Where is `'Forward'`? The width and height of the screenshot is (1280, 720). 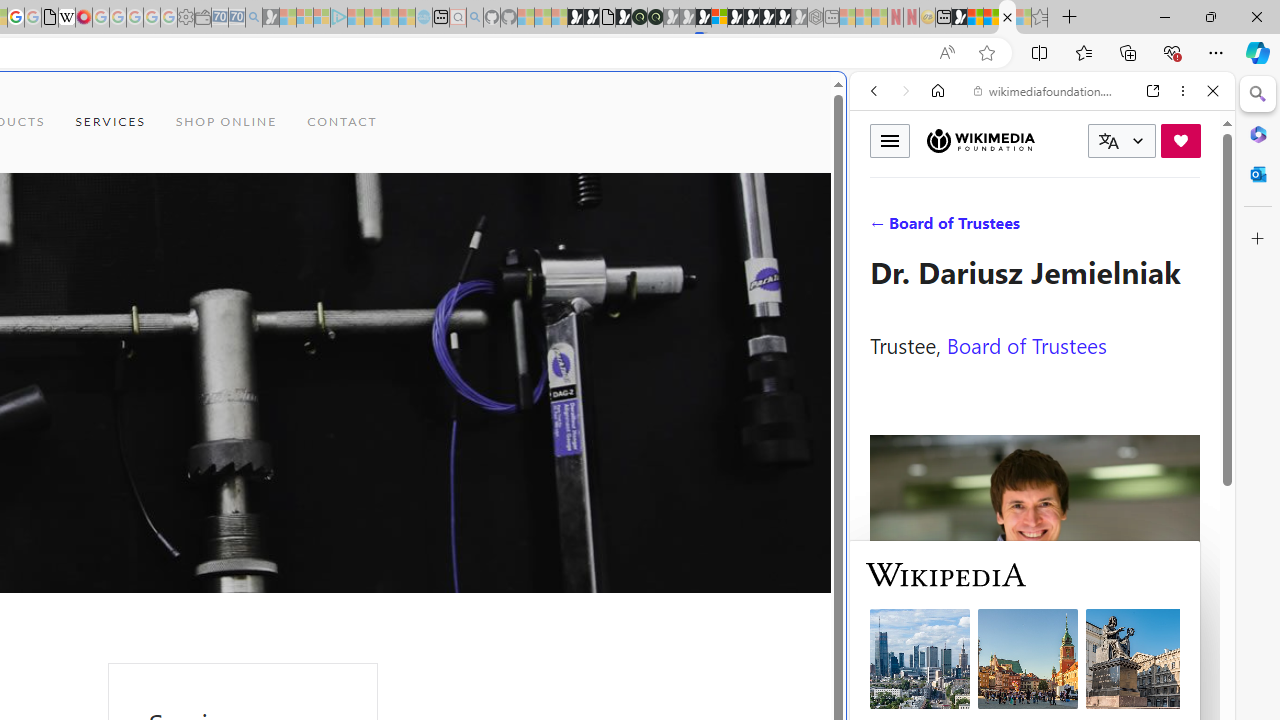 'Forward' is located at coordinates (905, 91).